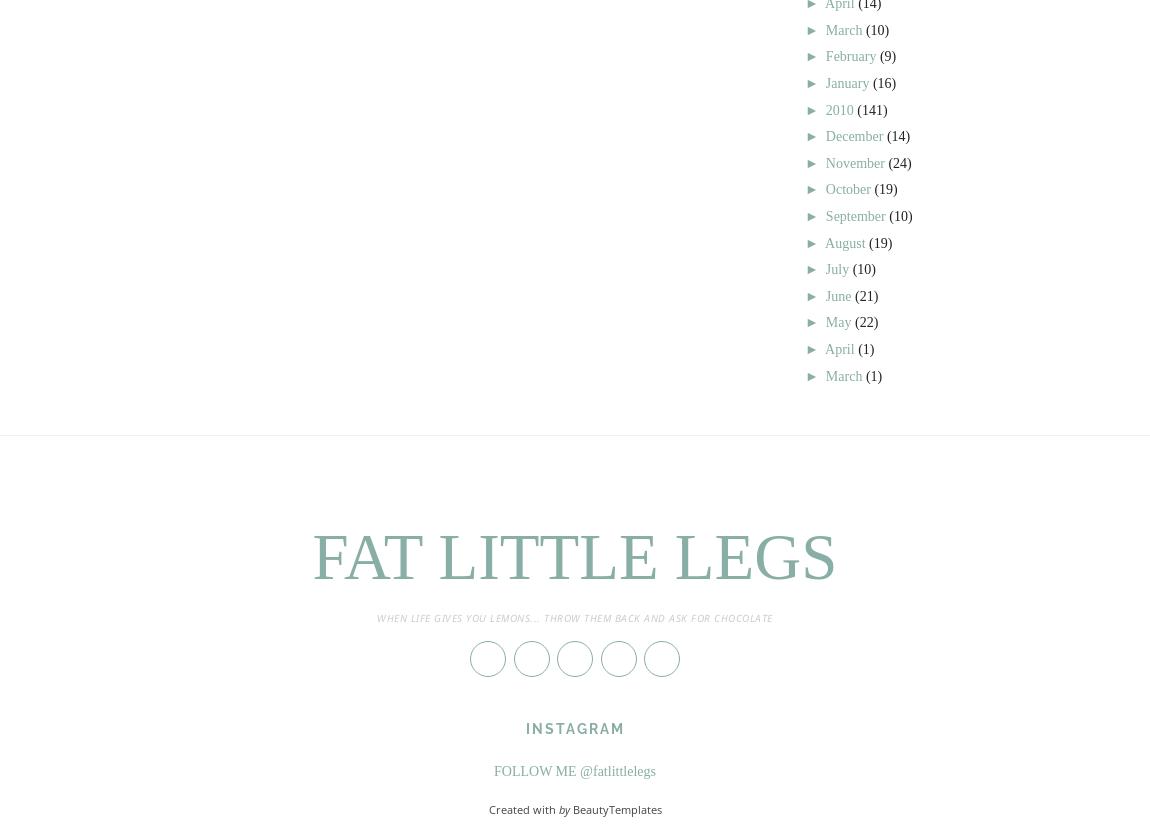  Describe the element at coordinates (524, 729) in the screenshot. I see `'Instagram'` at that location.